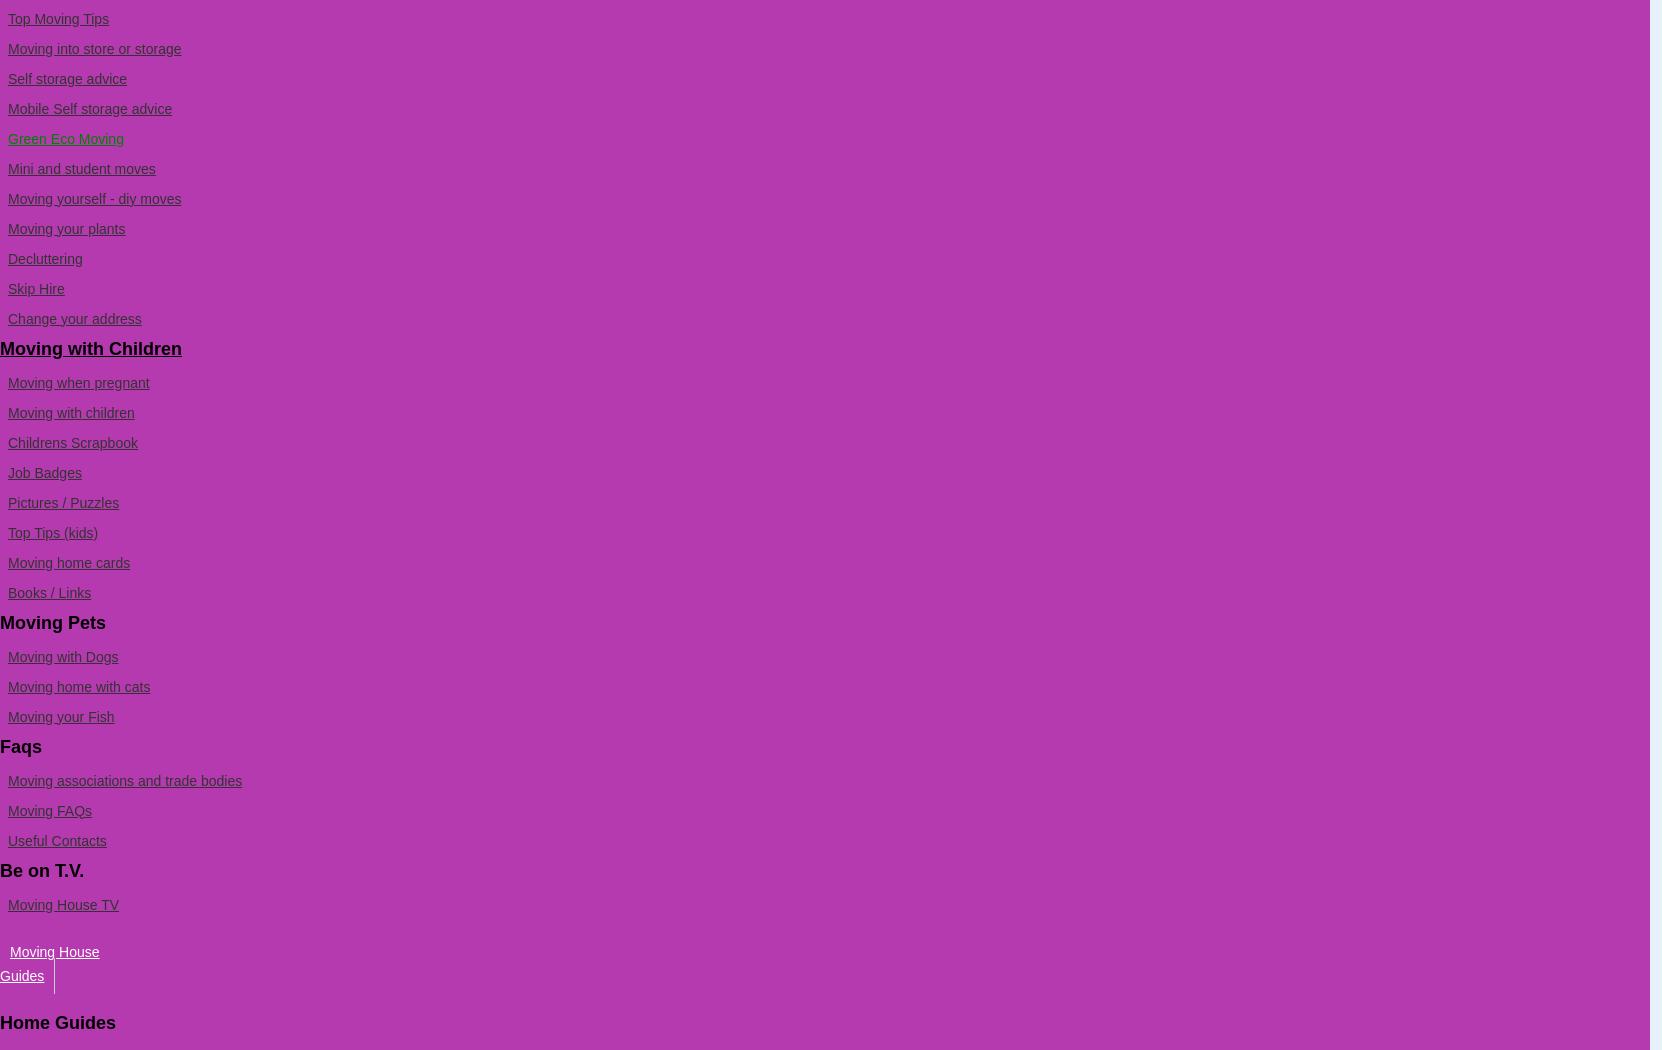 This screenshot has height=1050, width=1662. I want to click on 'Useful Contacts', so click(56, 840).